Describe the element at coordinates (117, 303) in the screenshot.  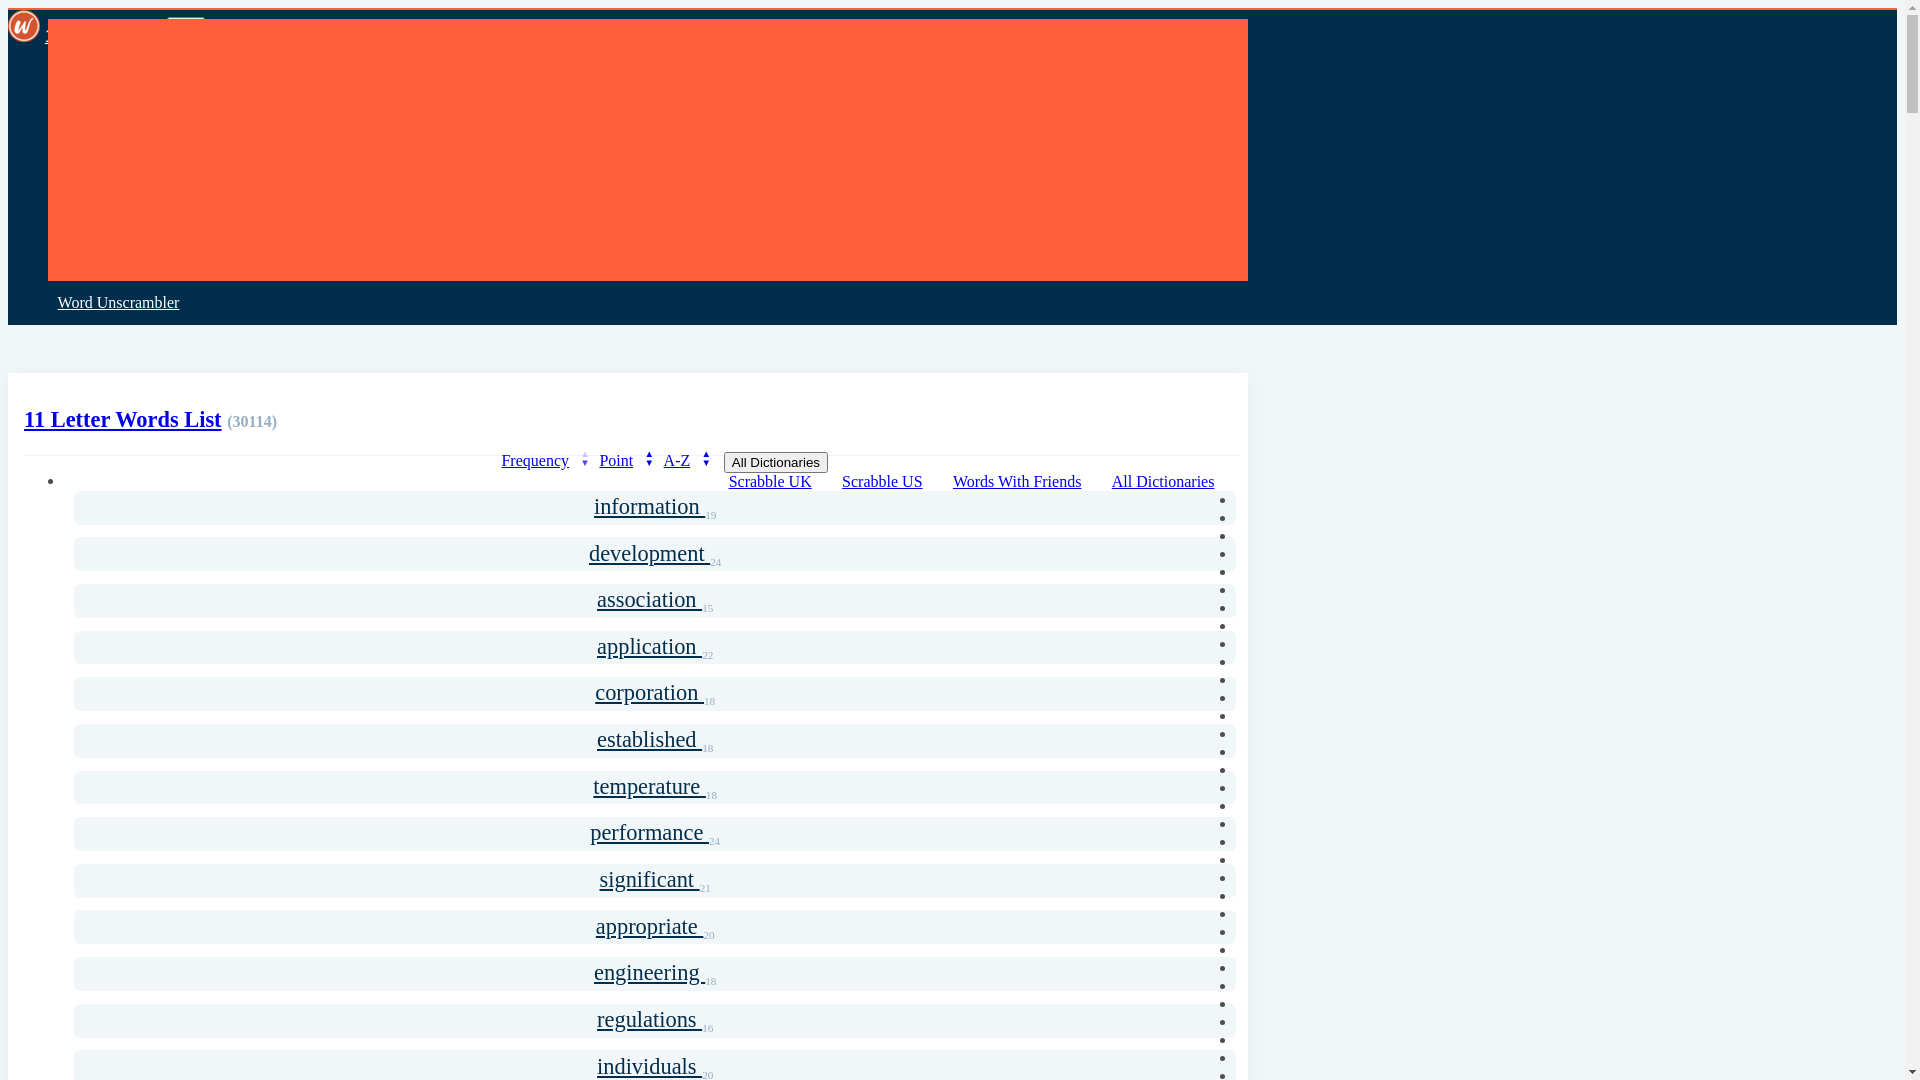
I see `'Word Unscrambler'` at that location.